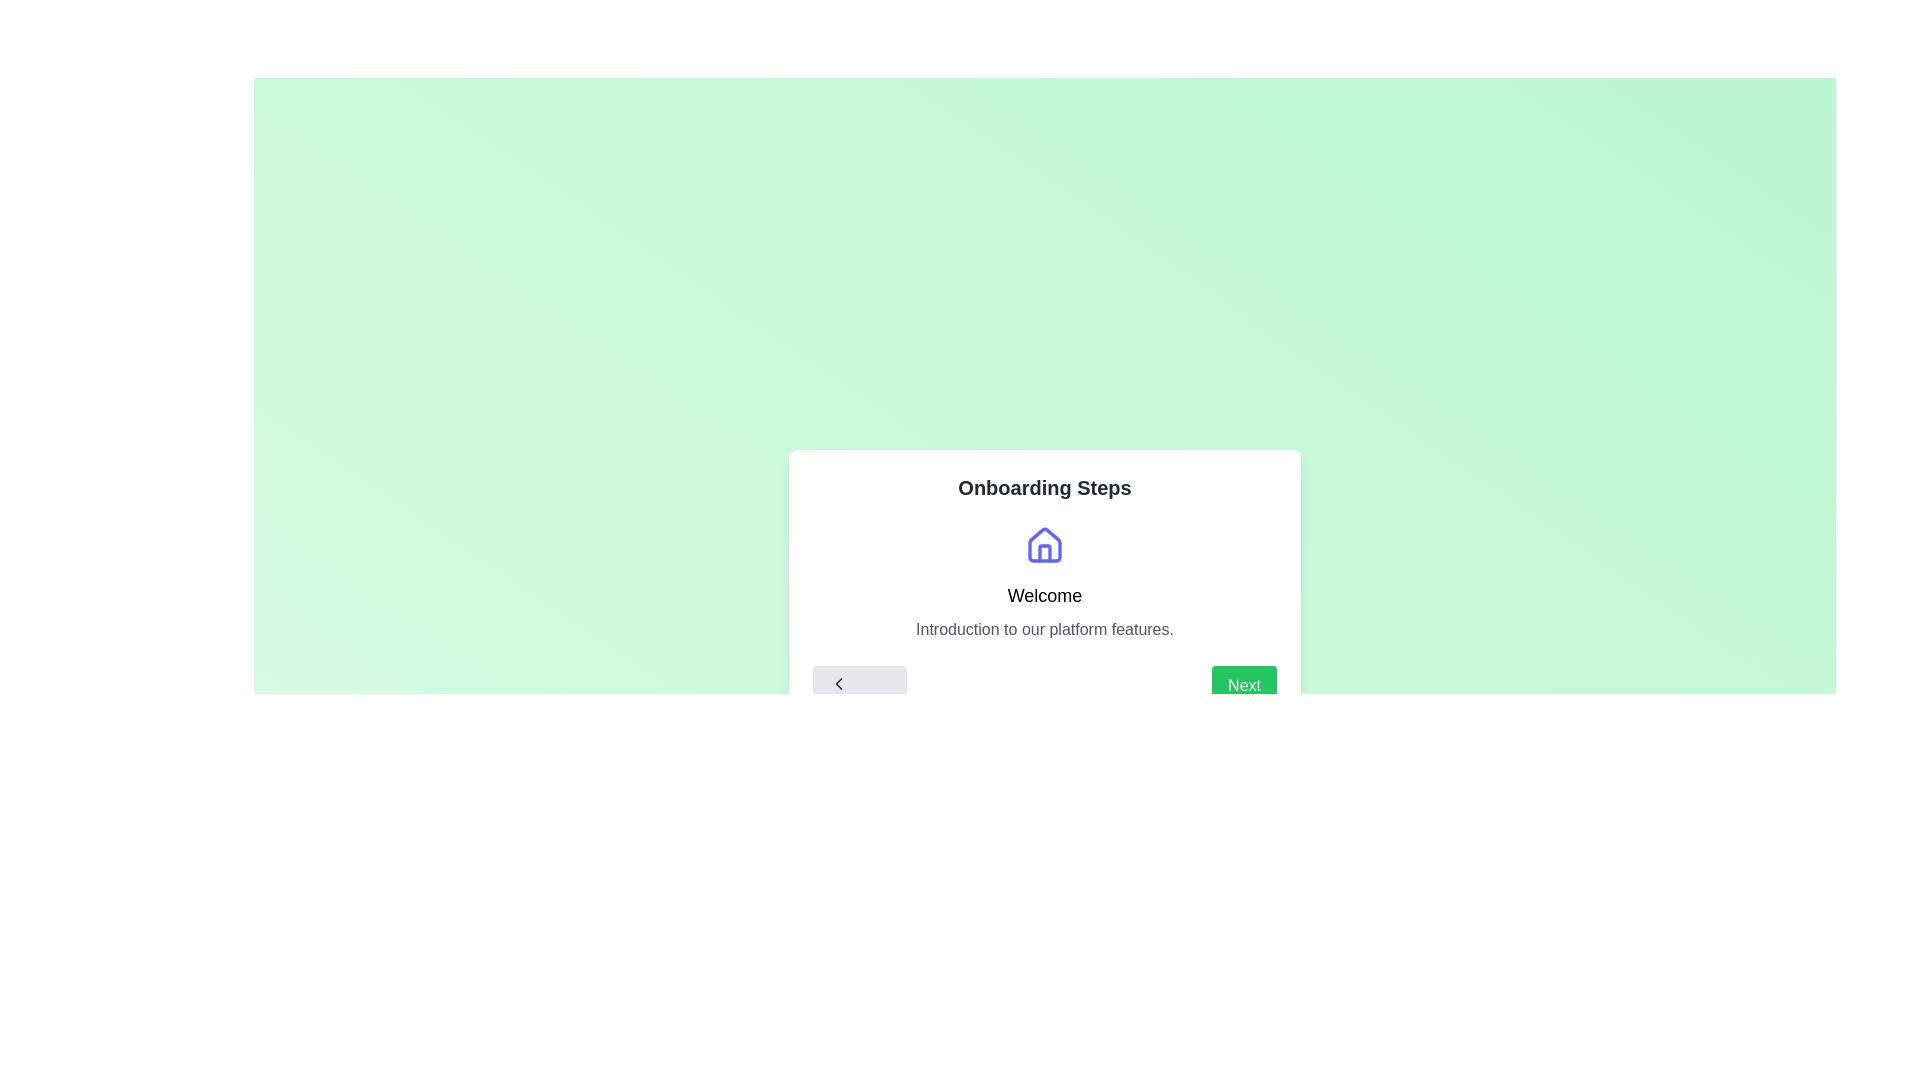  Describe the element at coordinates (1044, 595) in the screenshot. I see `the Text Label element located centrally` at that location.